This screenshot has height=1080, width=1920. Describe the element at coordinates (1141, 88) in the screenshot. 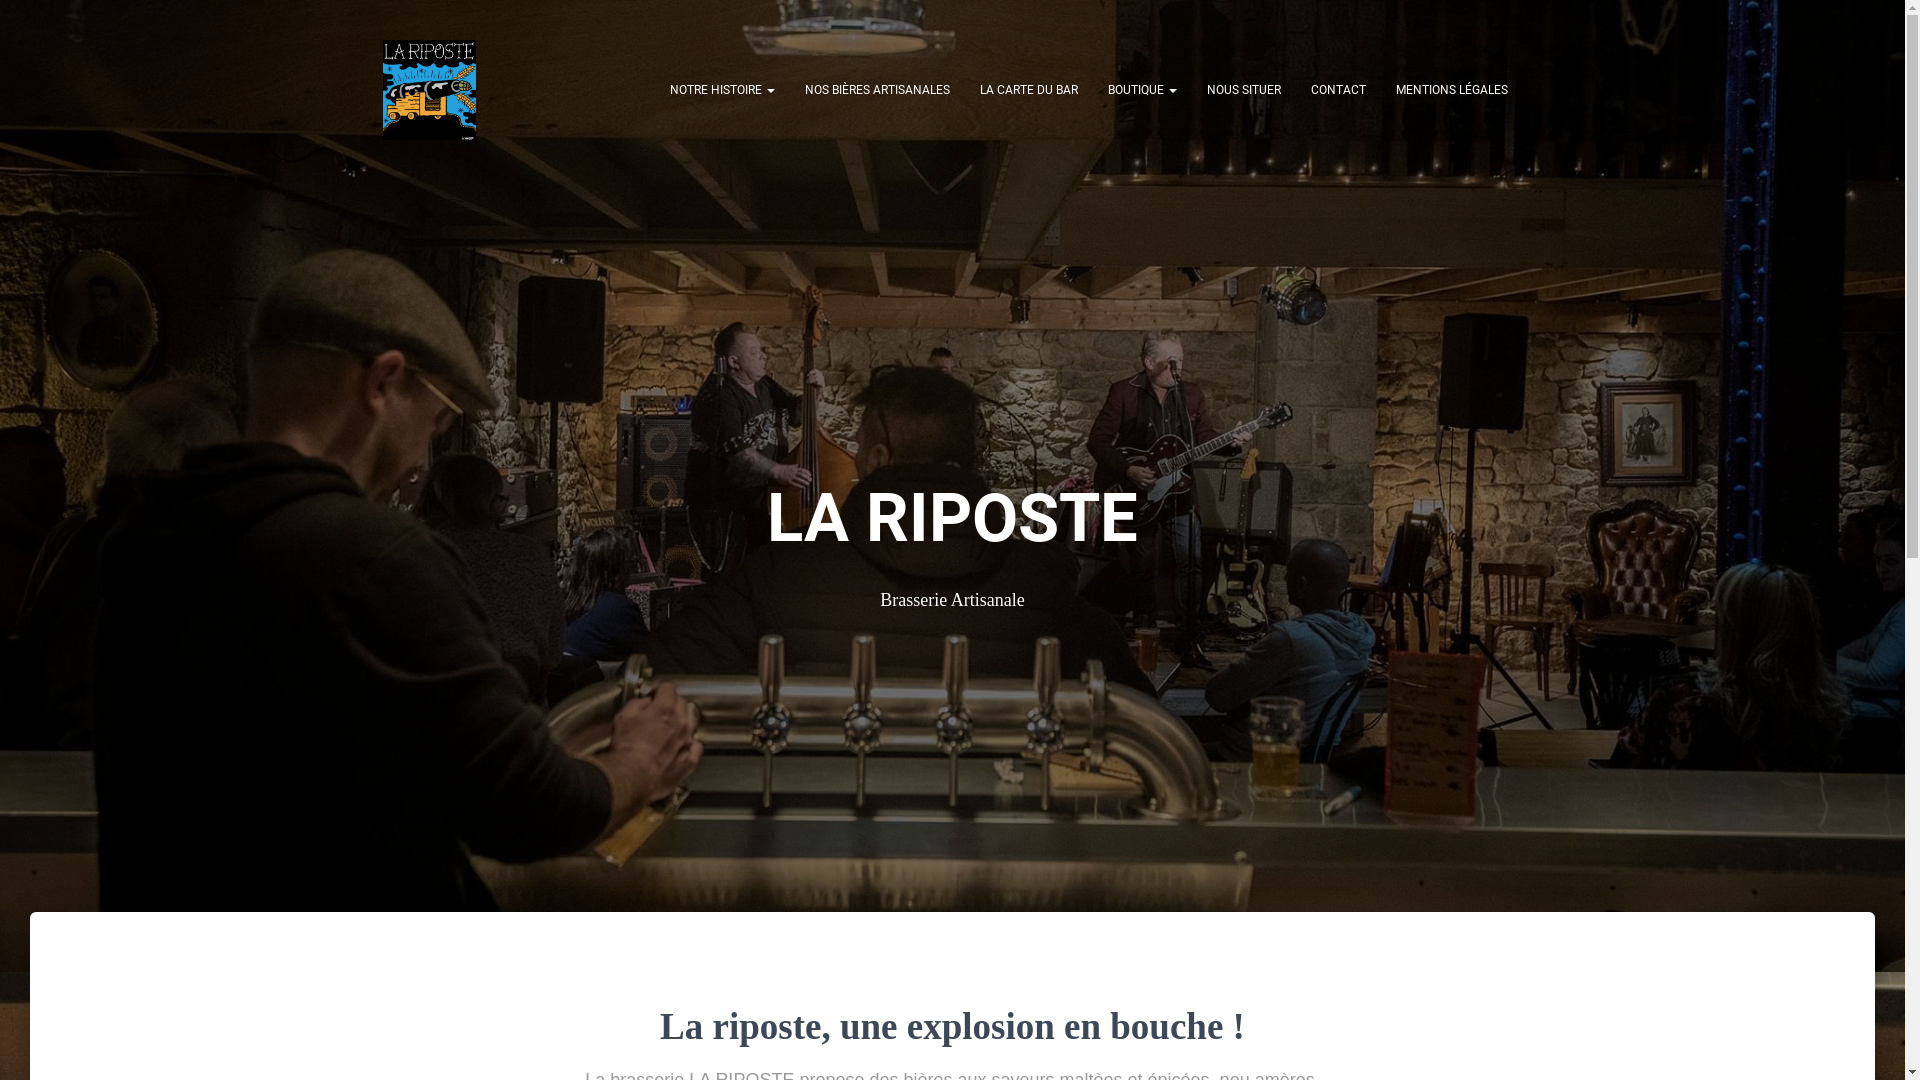

I see `'BOUTIQUE'` at that location.